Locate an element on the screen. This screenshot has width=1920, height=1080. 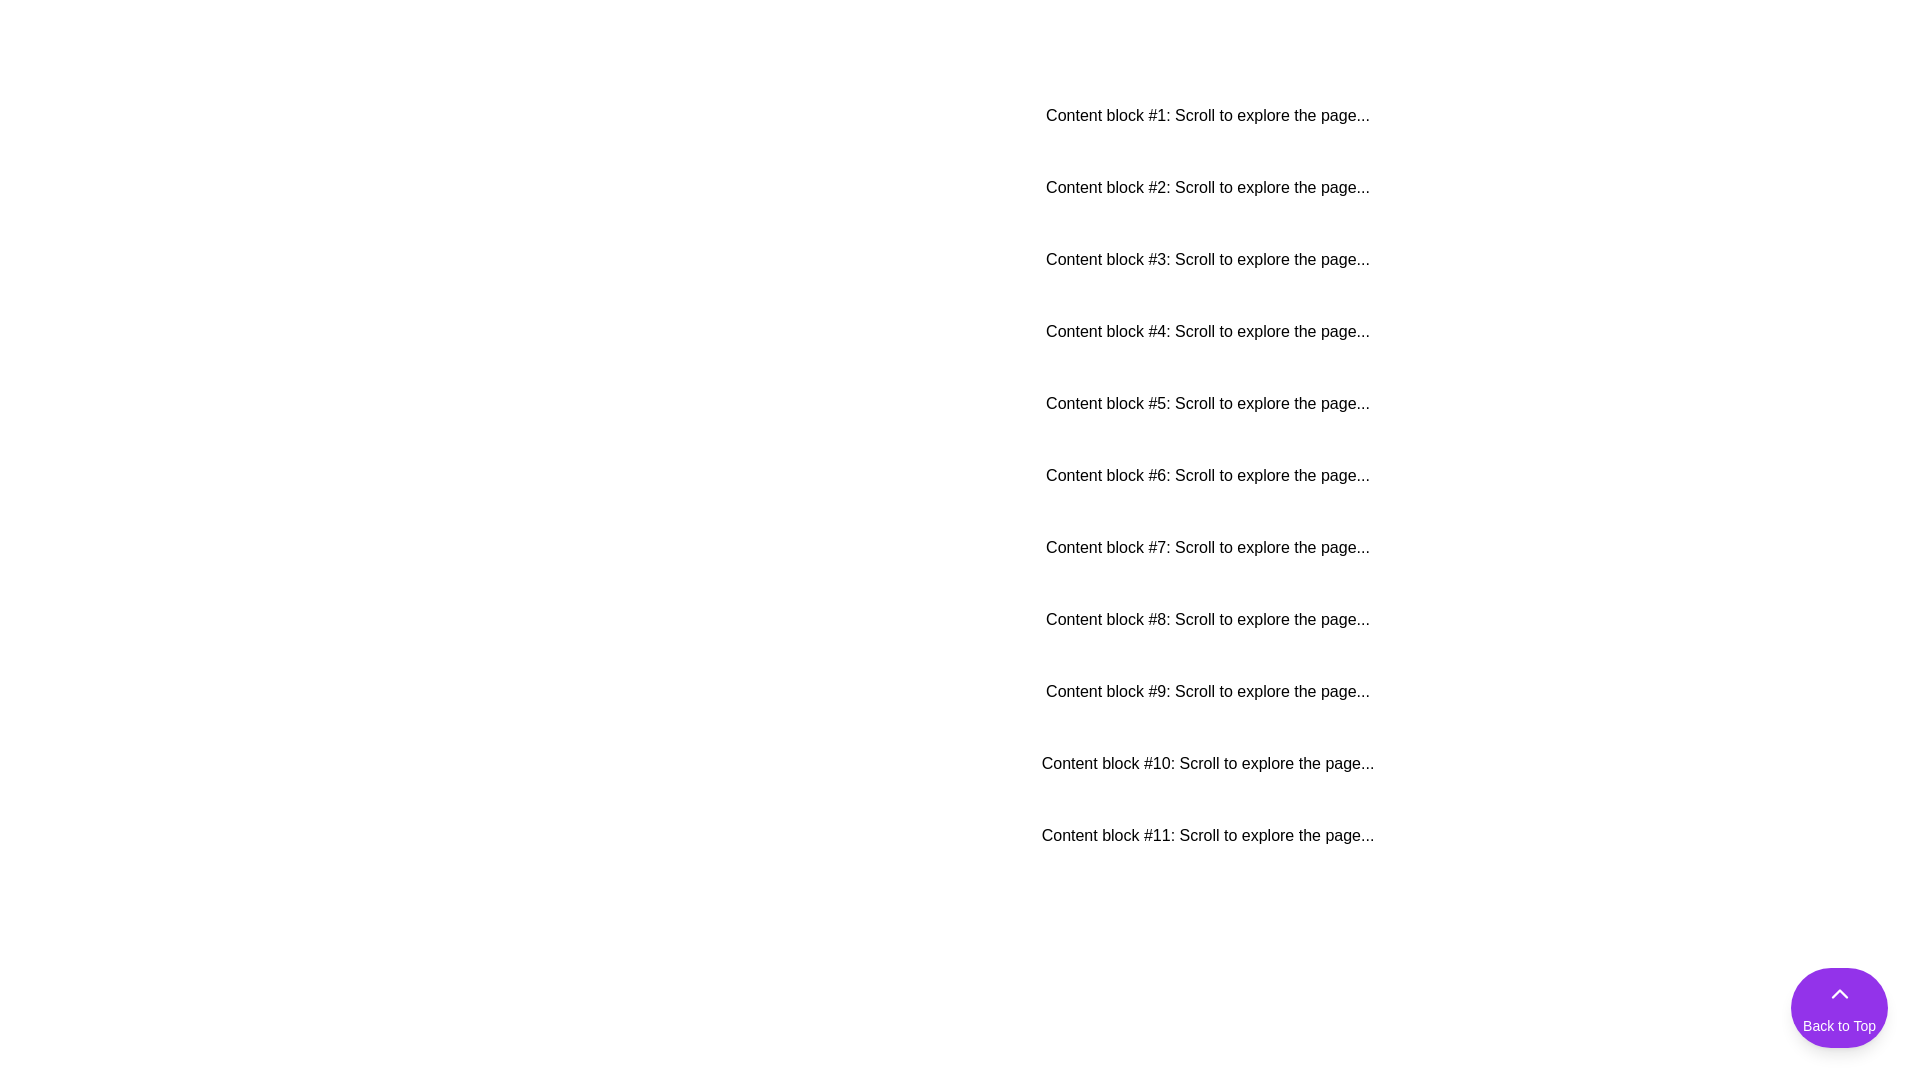
static text label that is the tenth item in a vertically arranged sequence of labeled text blocks, positioned between 'Content block #9' above and 'Content block #11' below is located at coordinates (1207, 763).